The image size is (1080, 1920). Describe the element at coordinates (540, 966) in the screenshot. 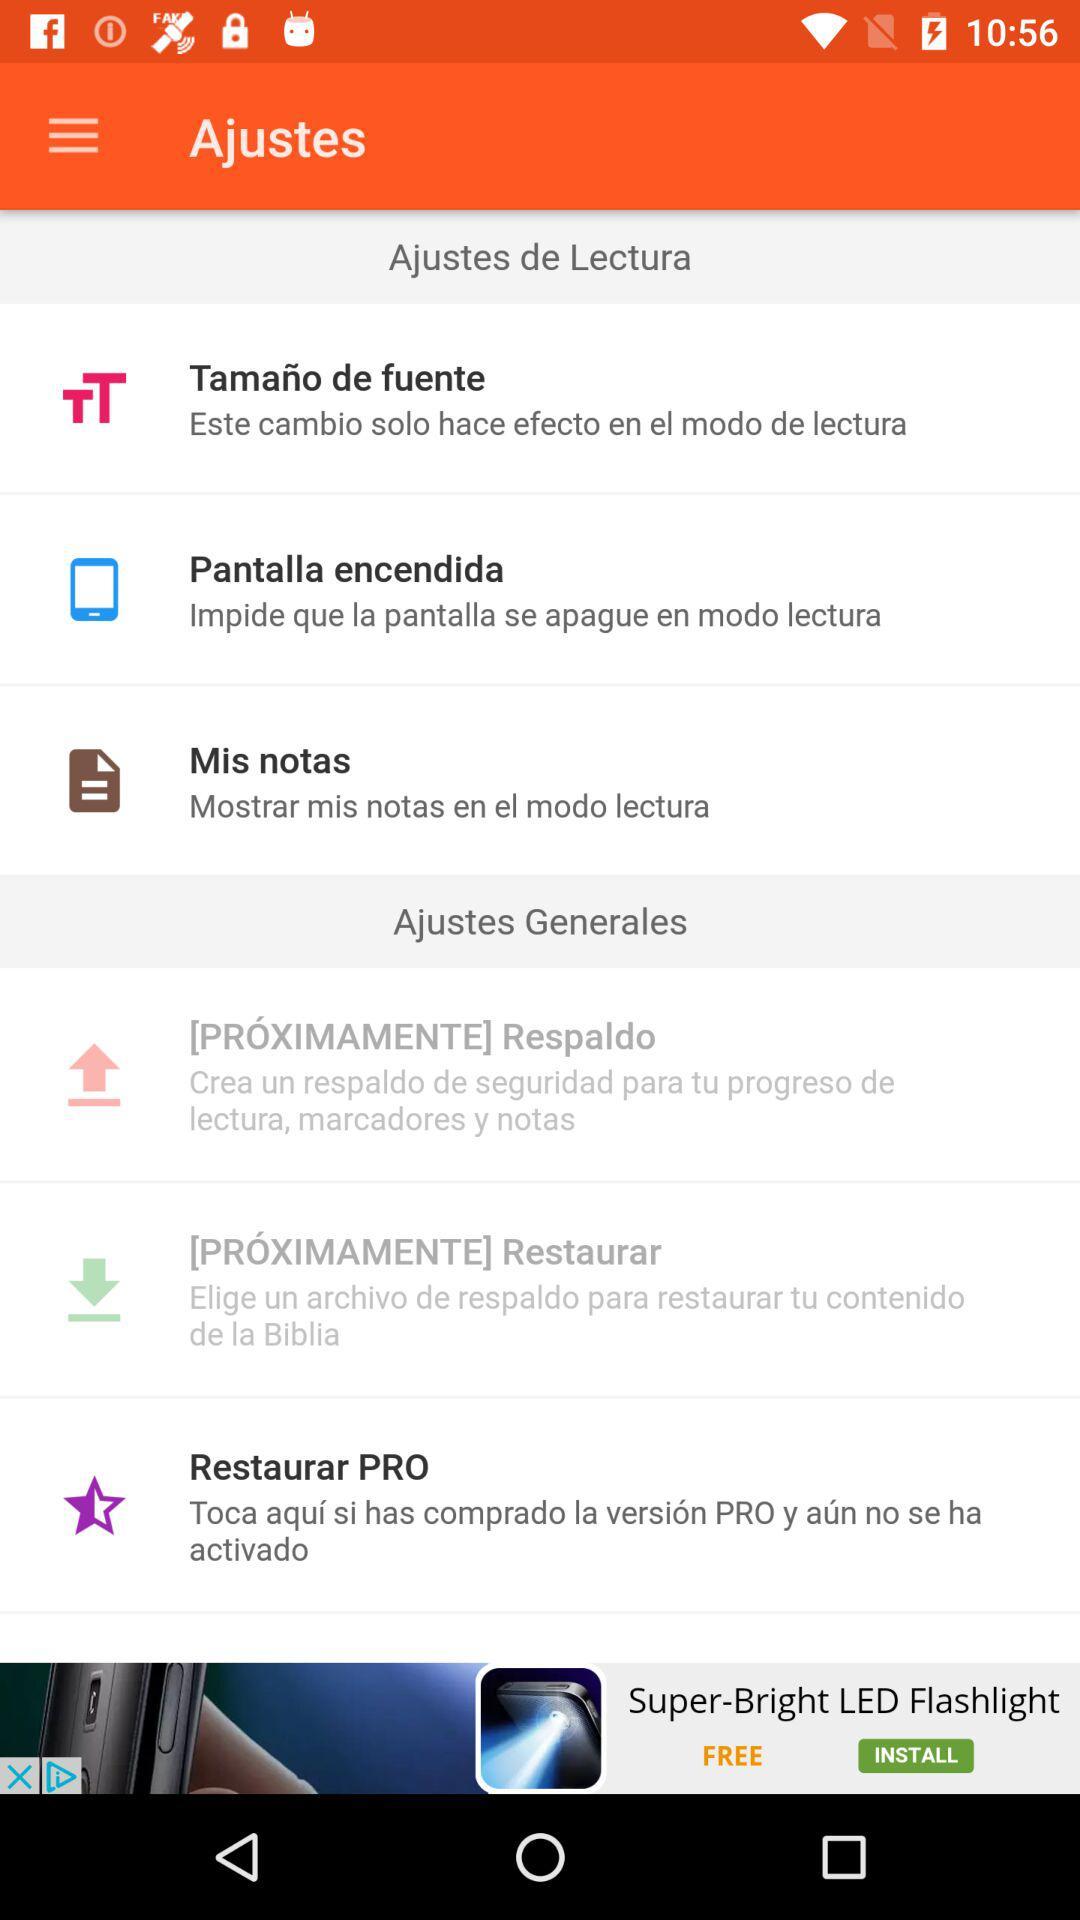

I see `item below ajustes generales item` at that location.